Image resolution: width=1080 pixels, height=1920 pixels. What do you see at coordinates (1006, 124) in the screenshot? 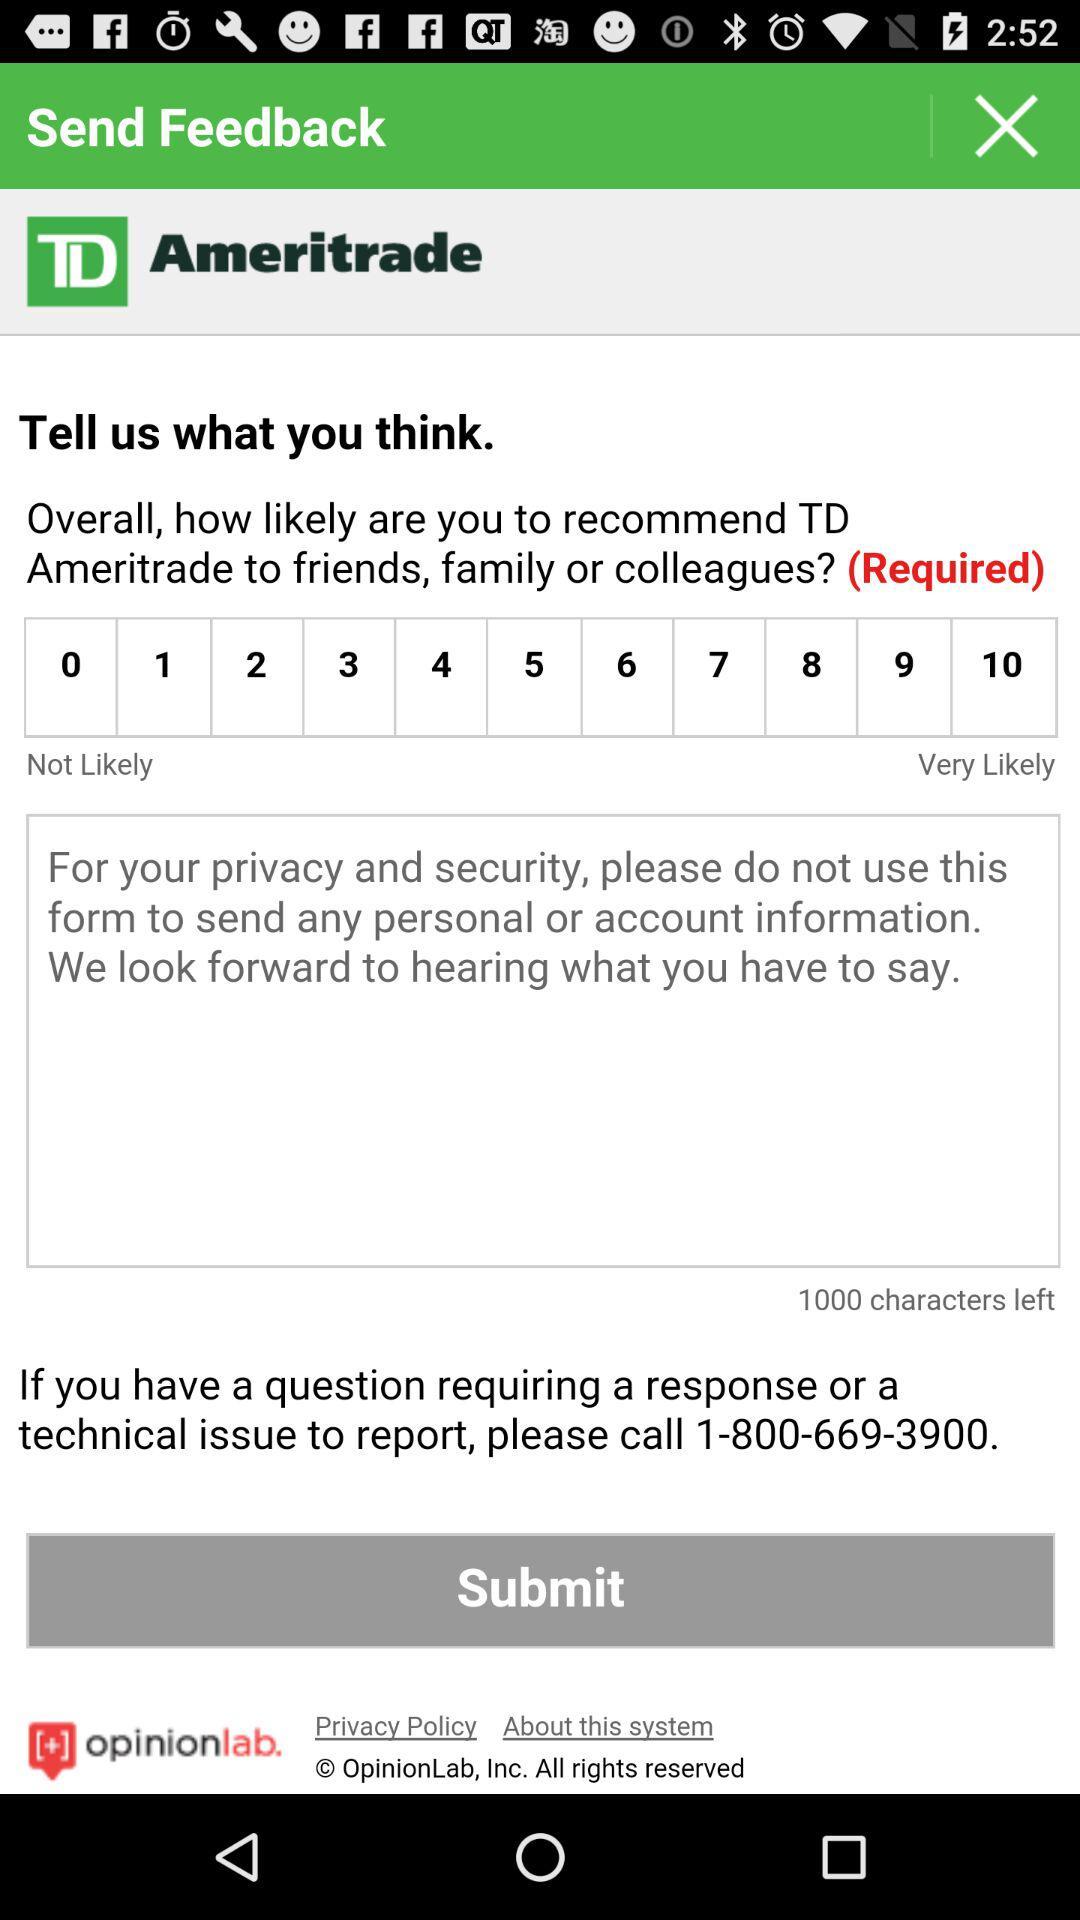
I see `page` at bounding box center [1006, 124].